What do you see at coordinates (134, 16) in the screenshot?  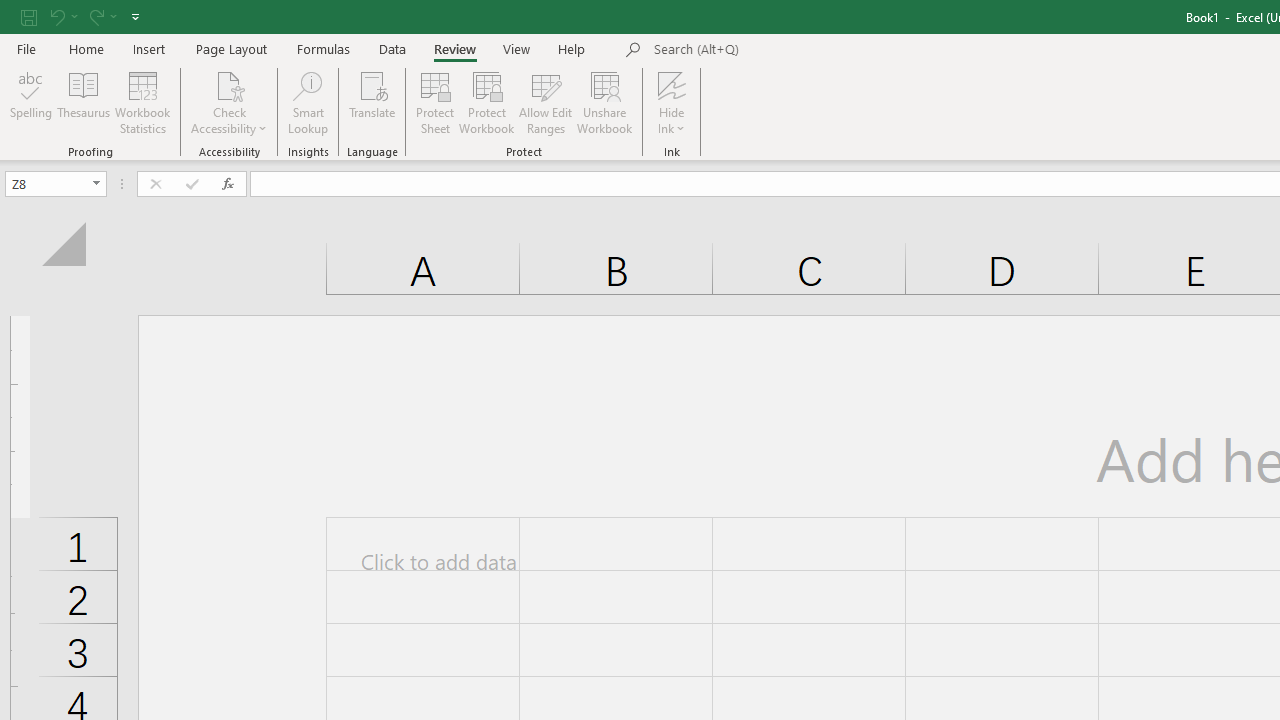 I see `'Customize Quick Access Toolbar'` at bounding box center [134, 16].